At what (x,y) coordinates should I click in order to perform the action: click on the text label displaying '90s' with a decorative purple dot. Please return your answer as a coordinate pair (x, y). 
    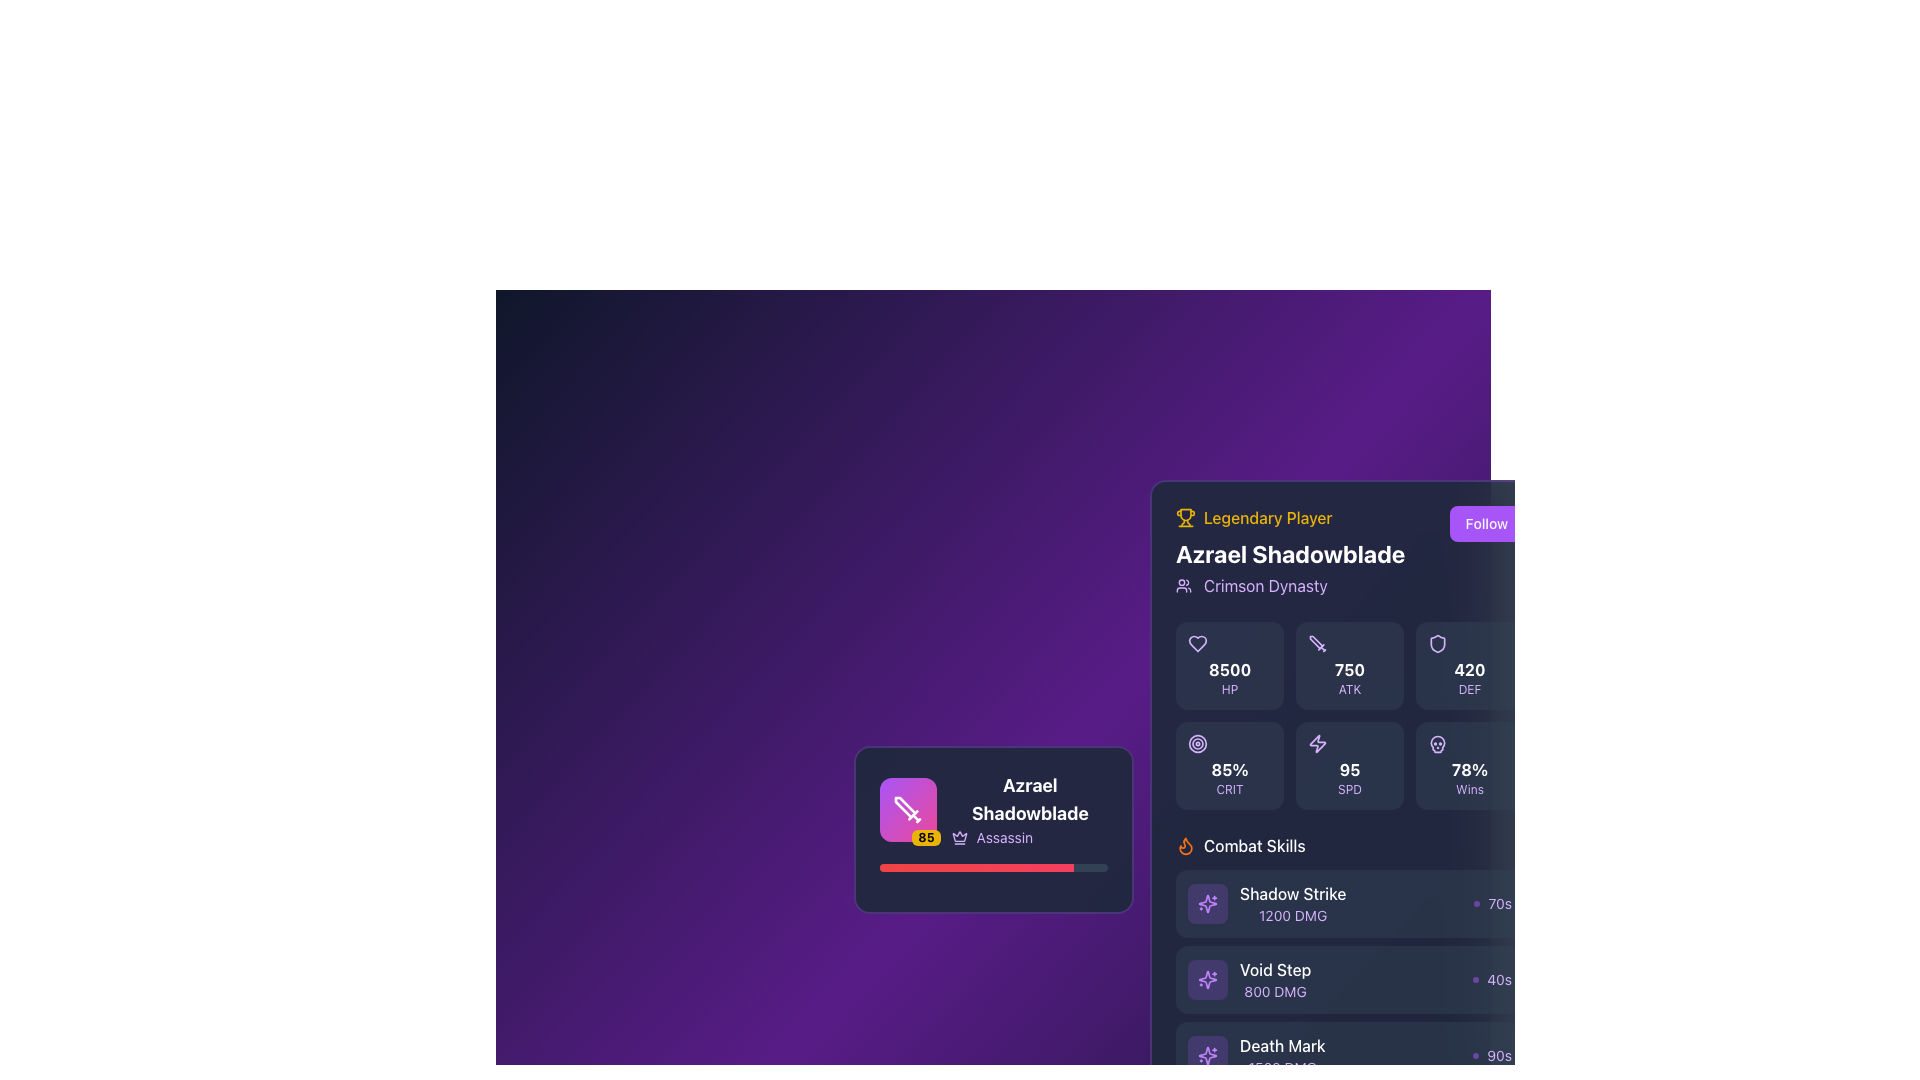
    Looking at the image, I should click on (1492, 1055).